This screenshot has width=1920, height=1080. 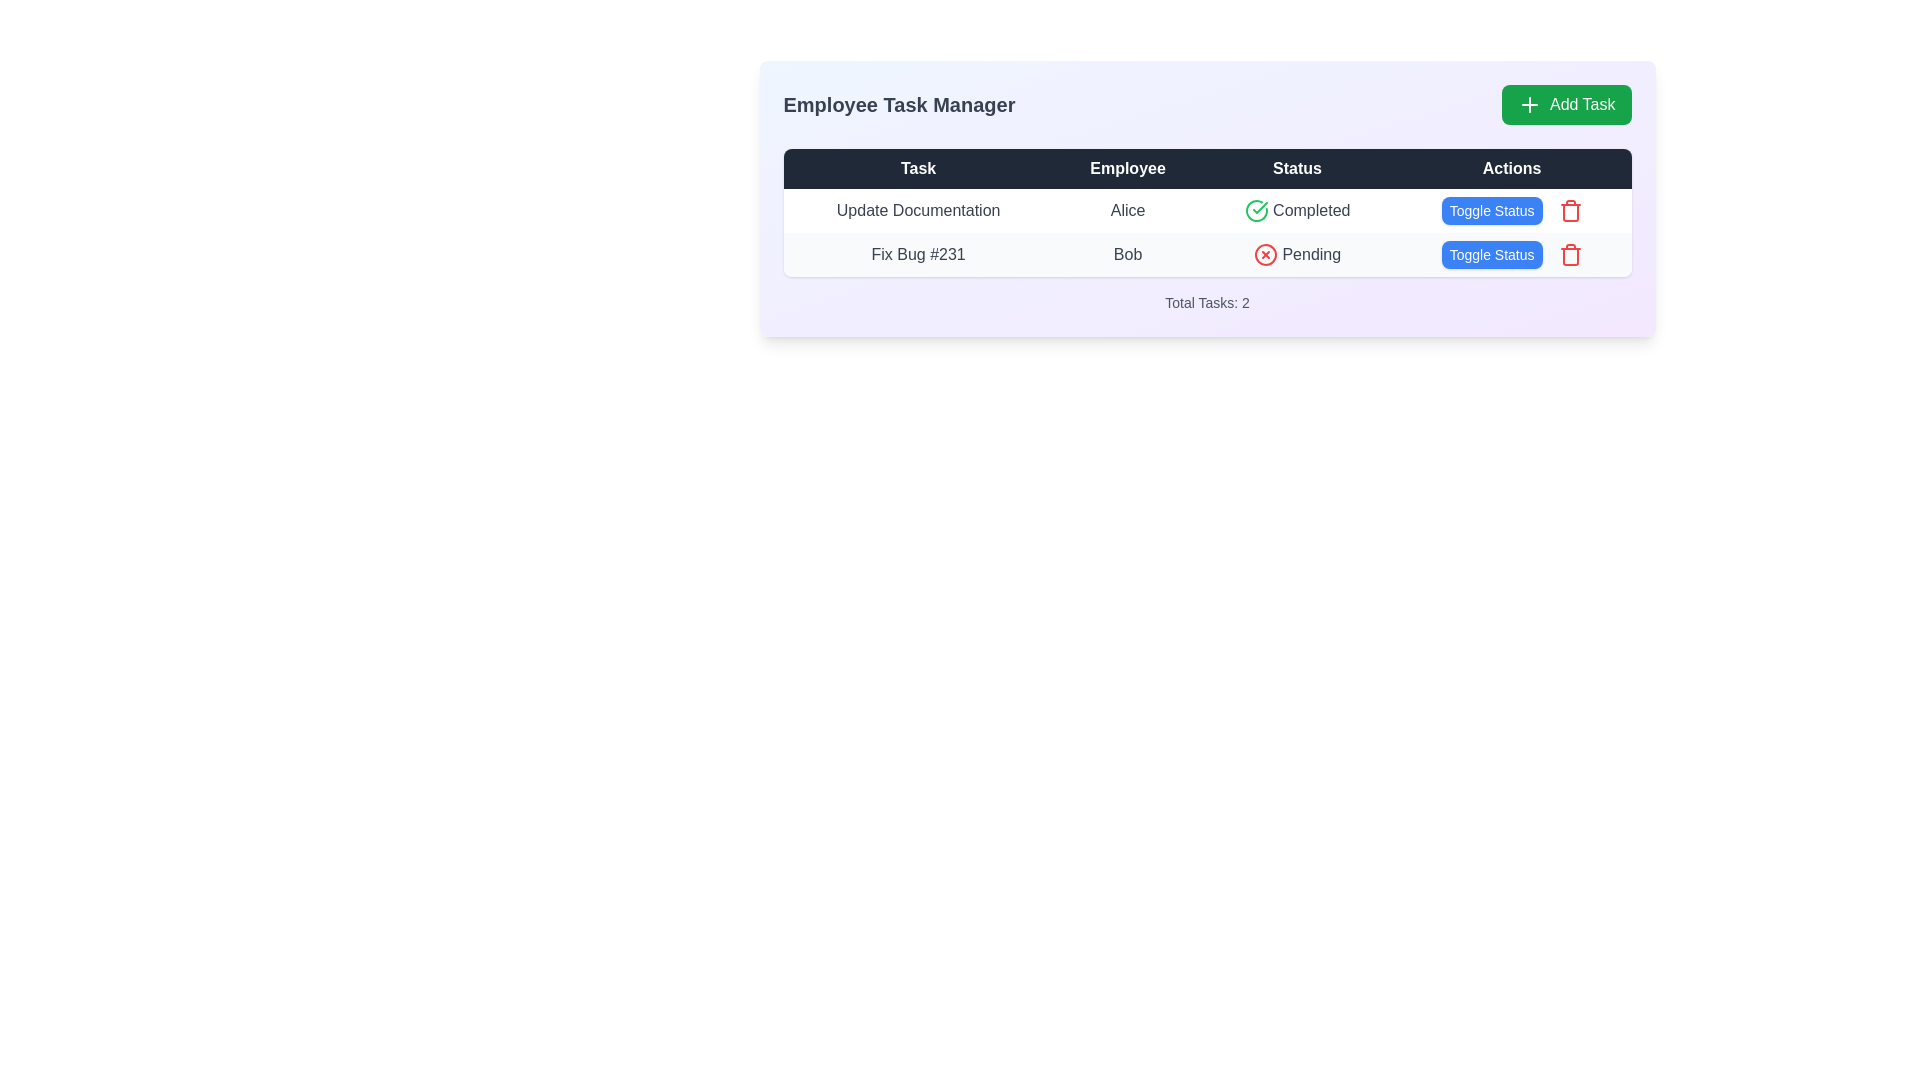 What do you see at coordinates (1569, 253) in the screenshot?
I see `the delete button icon located in the 'Actions' column next to the 'Toggle Status' blue button for the task 'Update Documentation'` at bounding box center [1569, 253].